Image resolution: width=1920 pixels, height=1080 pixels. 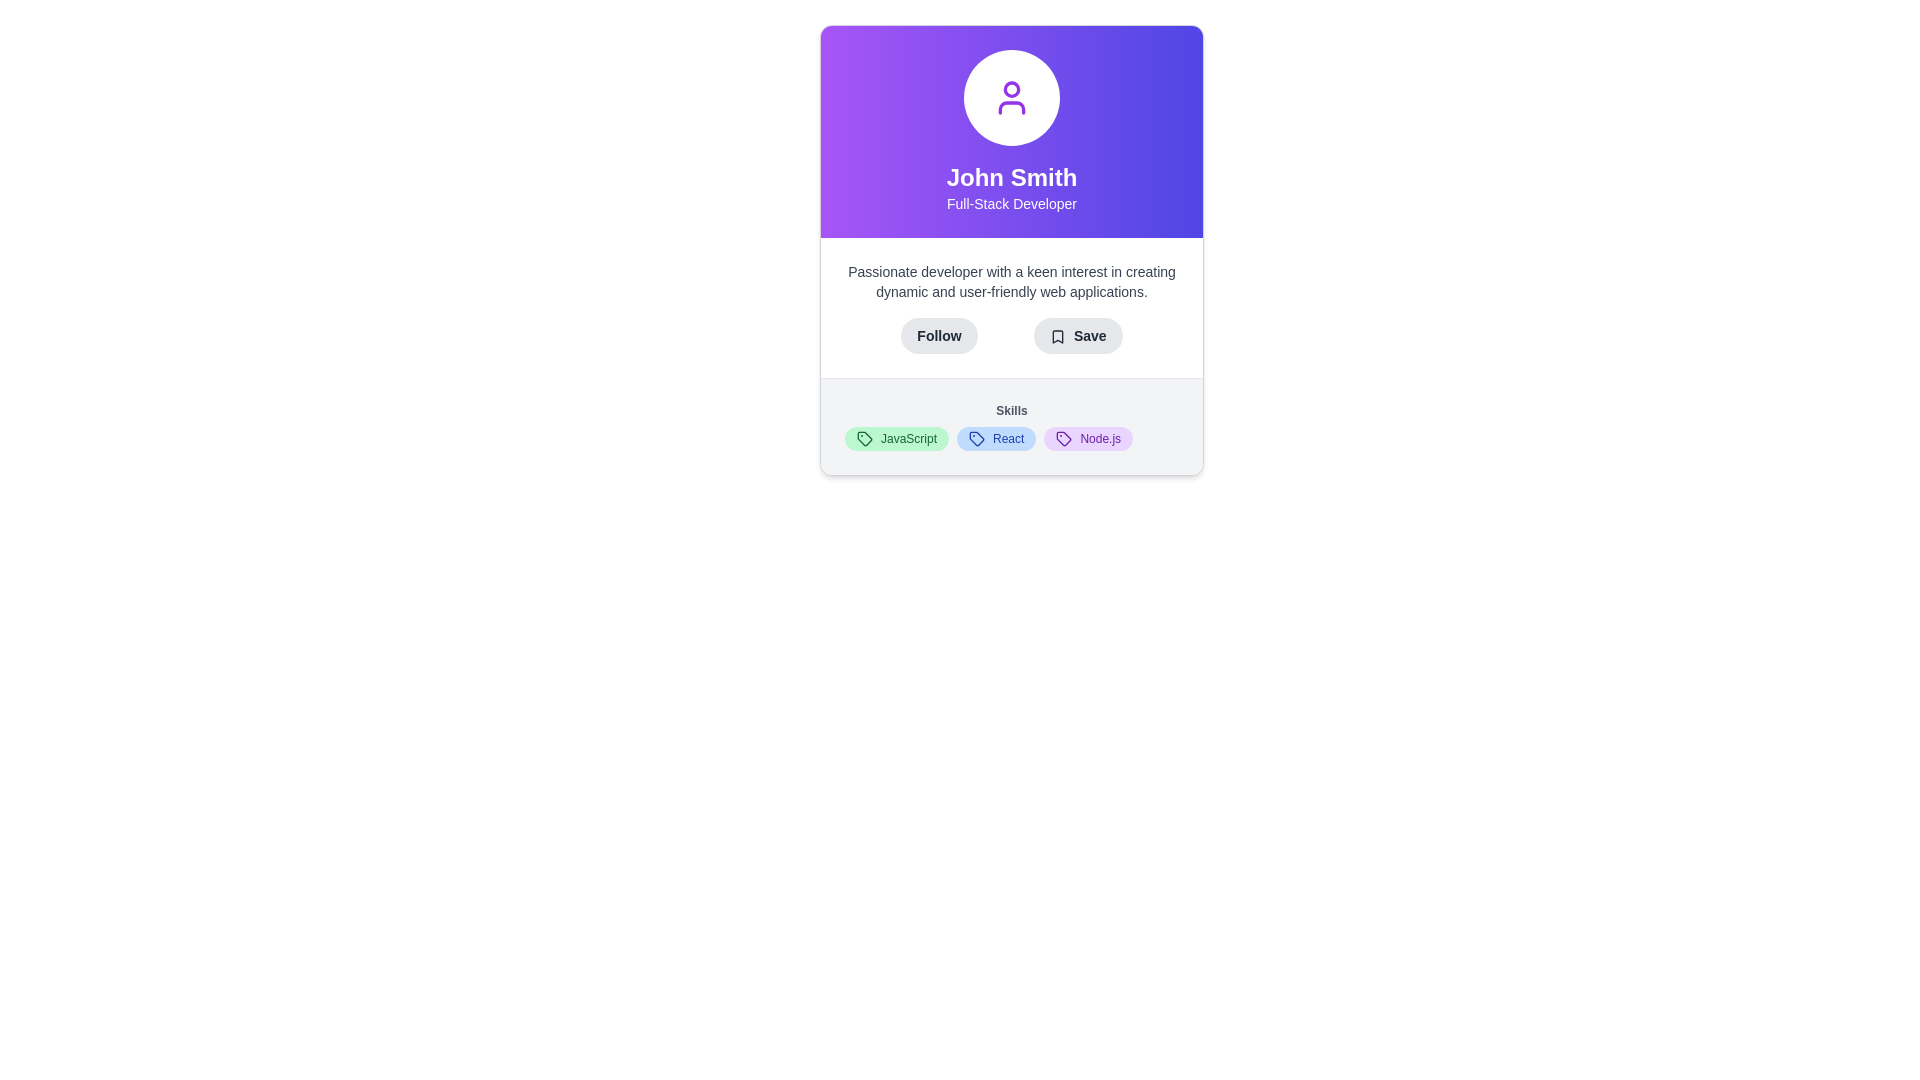 What do you see at coordinates (1012, 281) in the screenshot?
I see `the static text label that reads 'Passionate developer with a keen interest in creating dynamic and user-friendly web applications.' positioned under 'John Smith' and above the Follow and Save buttons` at bounding box center [1012, 281].